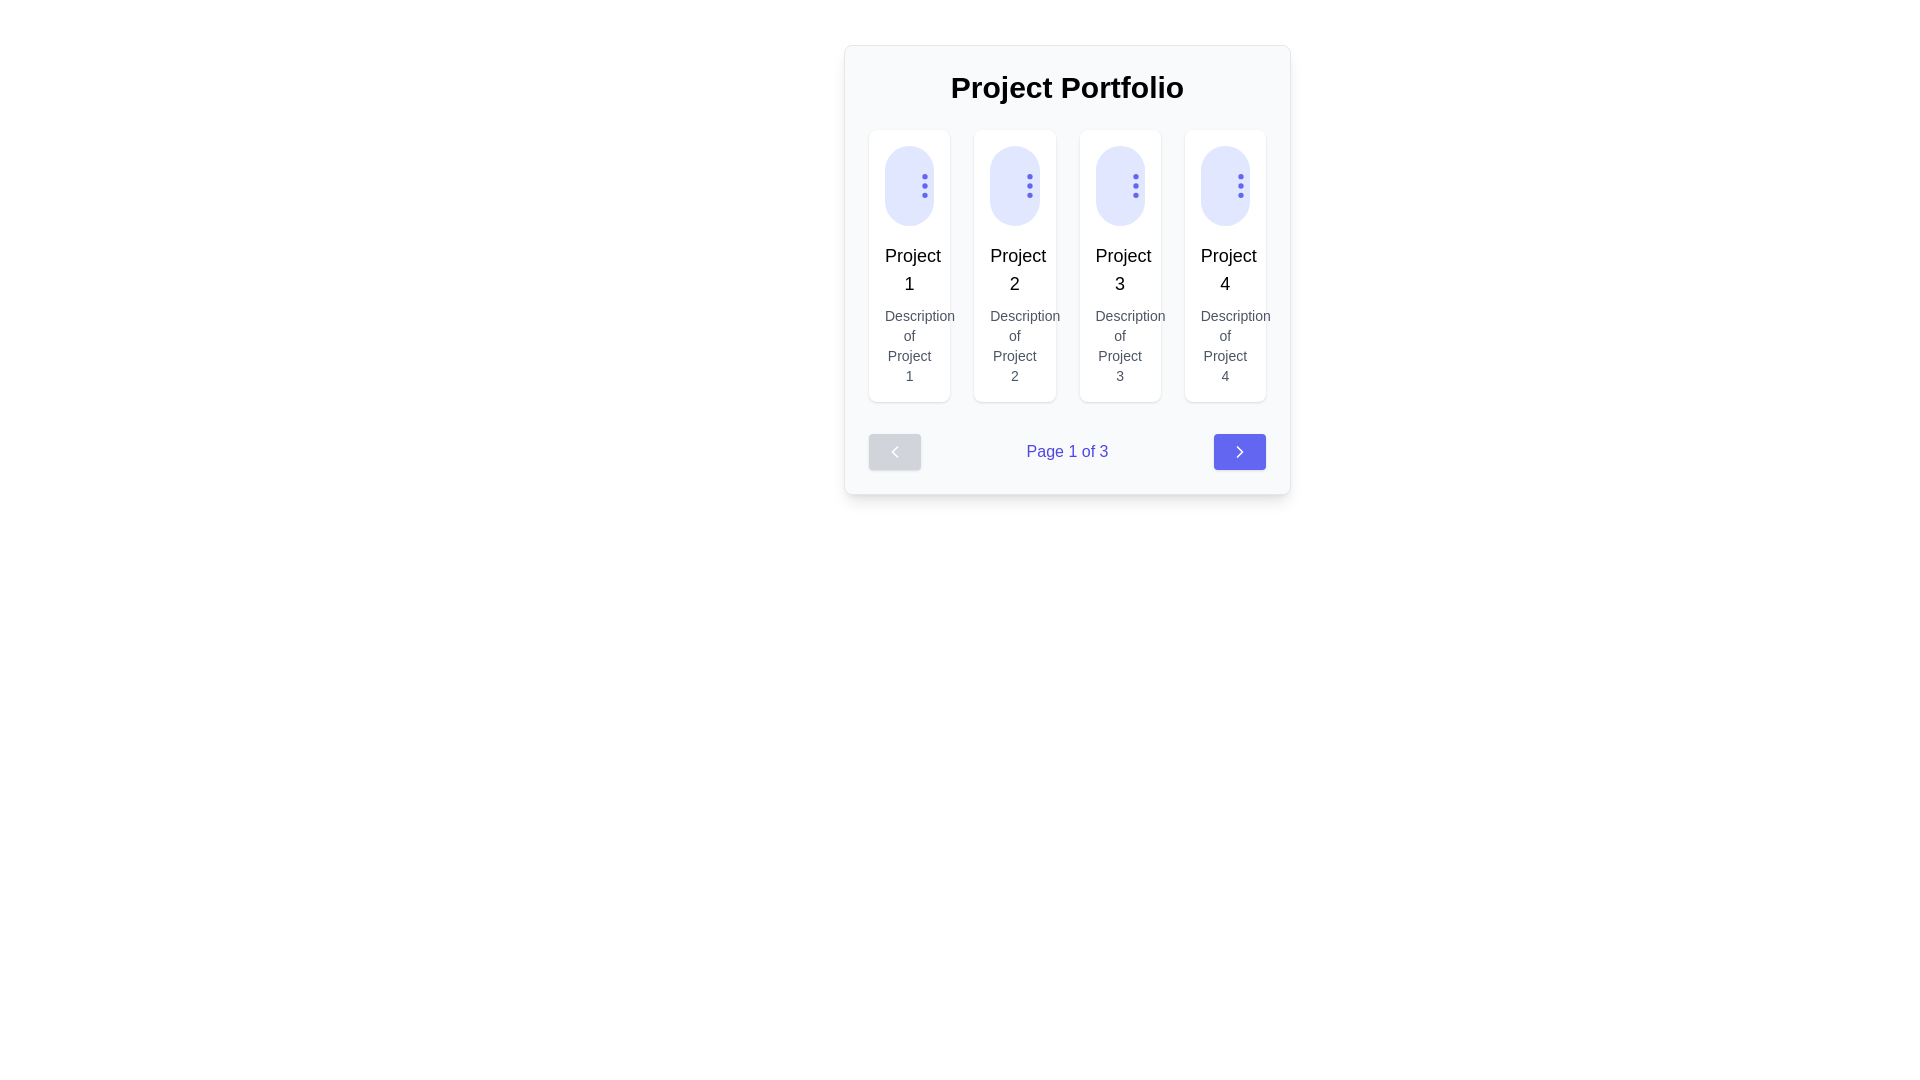 This screenshot has height=1080, width=1920. I want to click on the text label 'Project 2' which is bold and centered within the second card of four cards, so click(1014, 270).